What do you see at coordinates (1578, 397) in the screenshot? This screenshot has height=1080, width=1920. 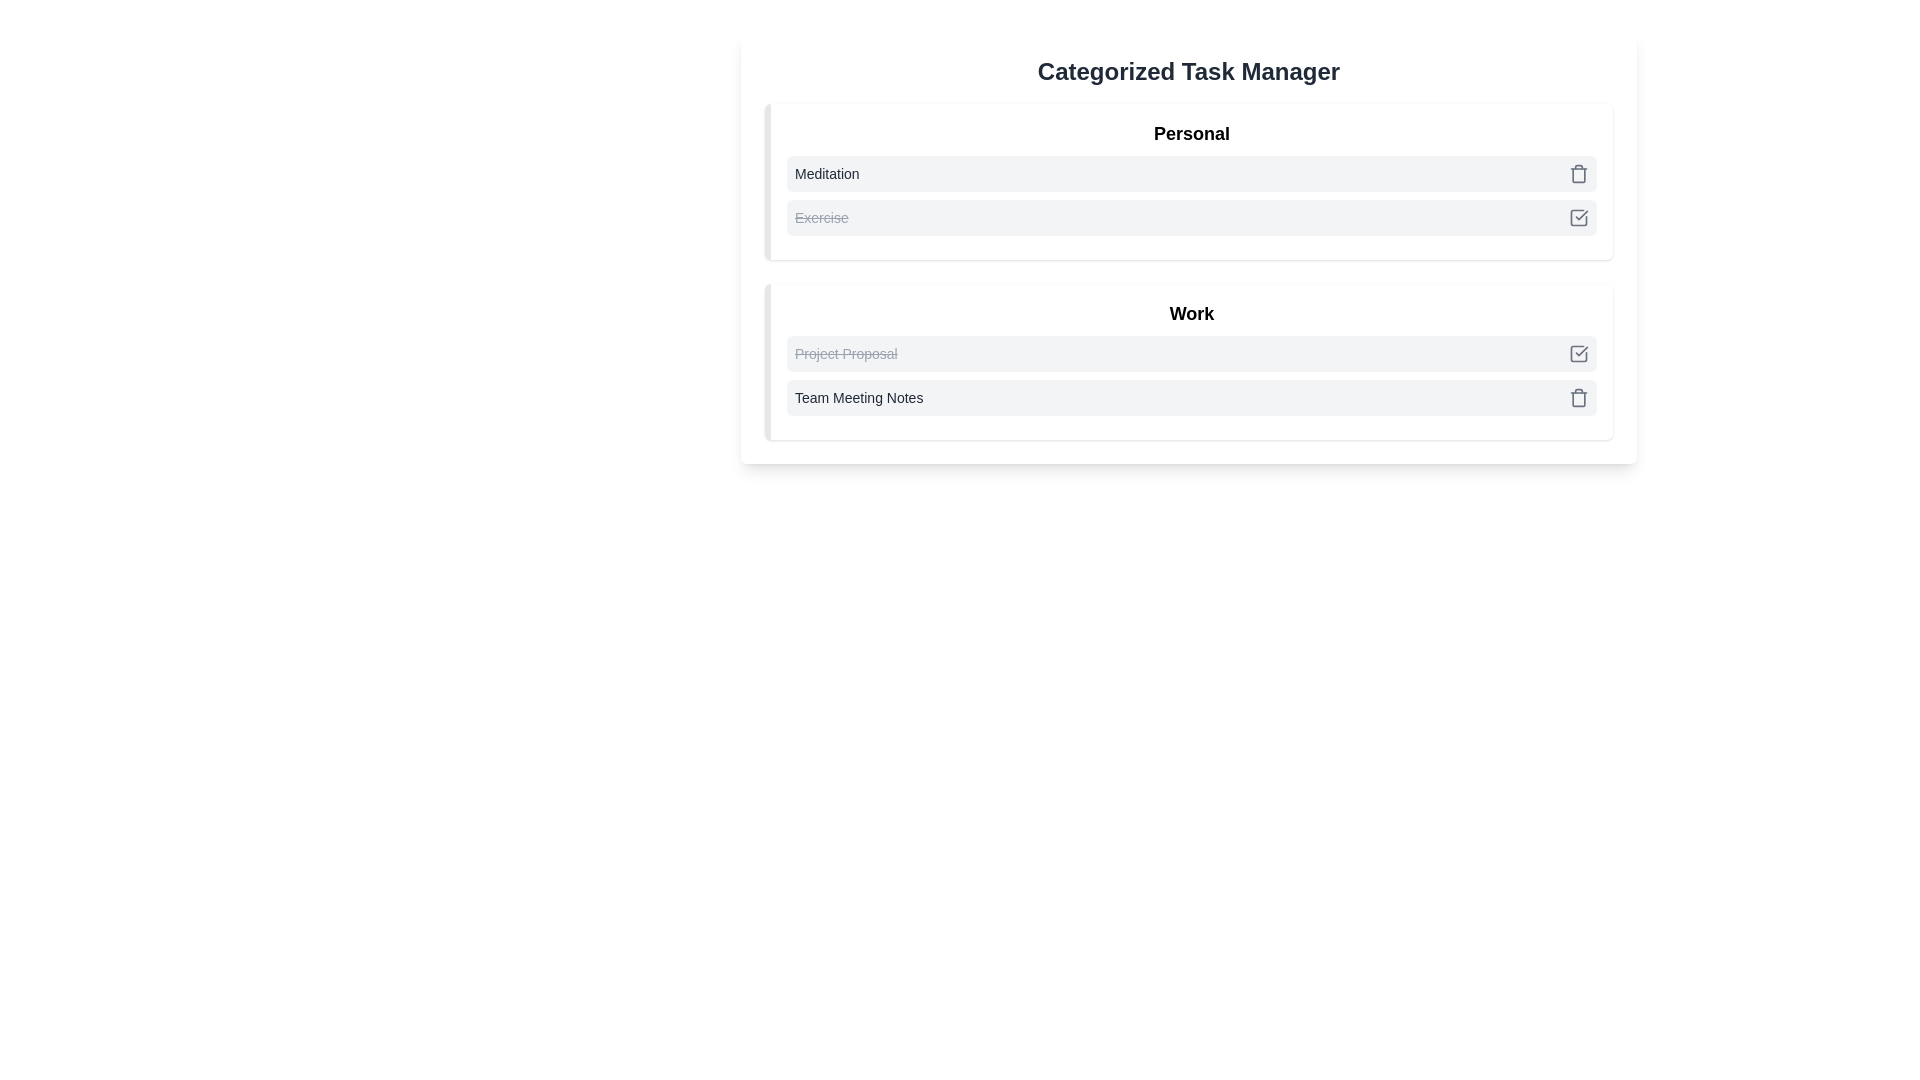 I see `the trashcan icon button located at the far right of the 'Team Meeting Notes' item` at bounding box center [1578, 397].